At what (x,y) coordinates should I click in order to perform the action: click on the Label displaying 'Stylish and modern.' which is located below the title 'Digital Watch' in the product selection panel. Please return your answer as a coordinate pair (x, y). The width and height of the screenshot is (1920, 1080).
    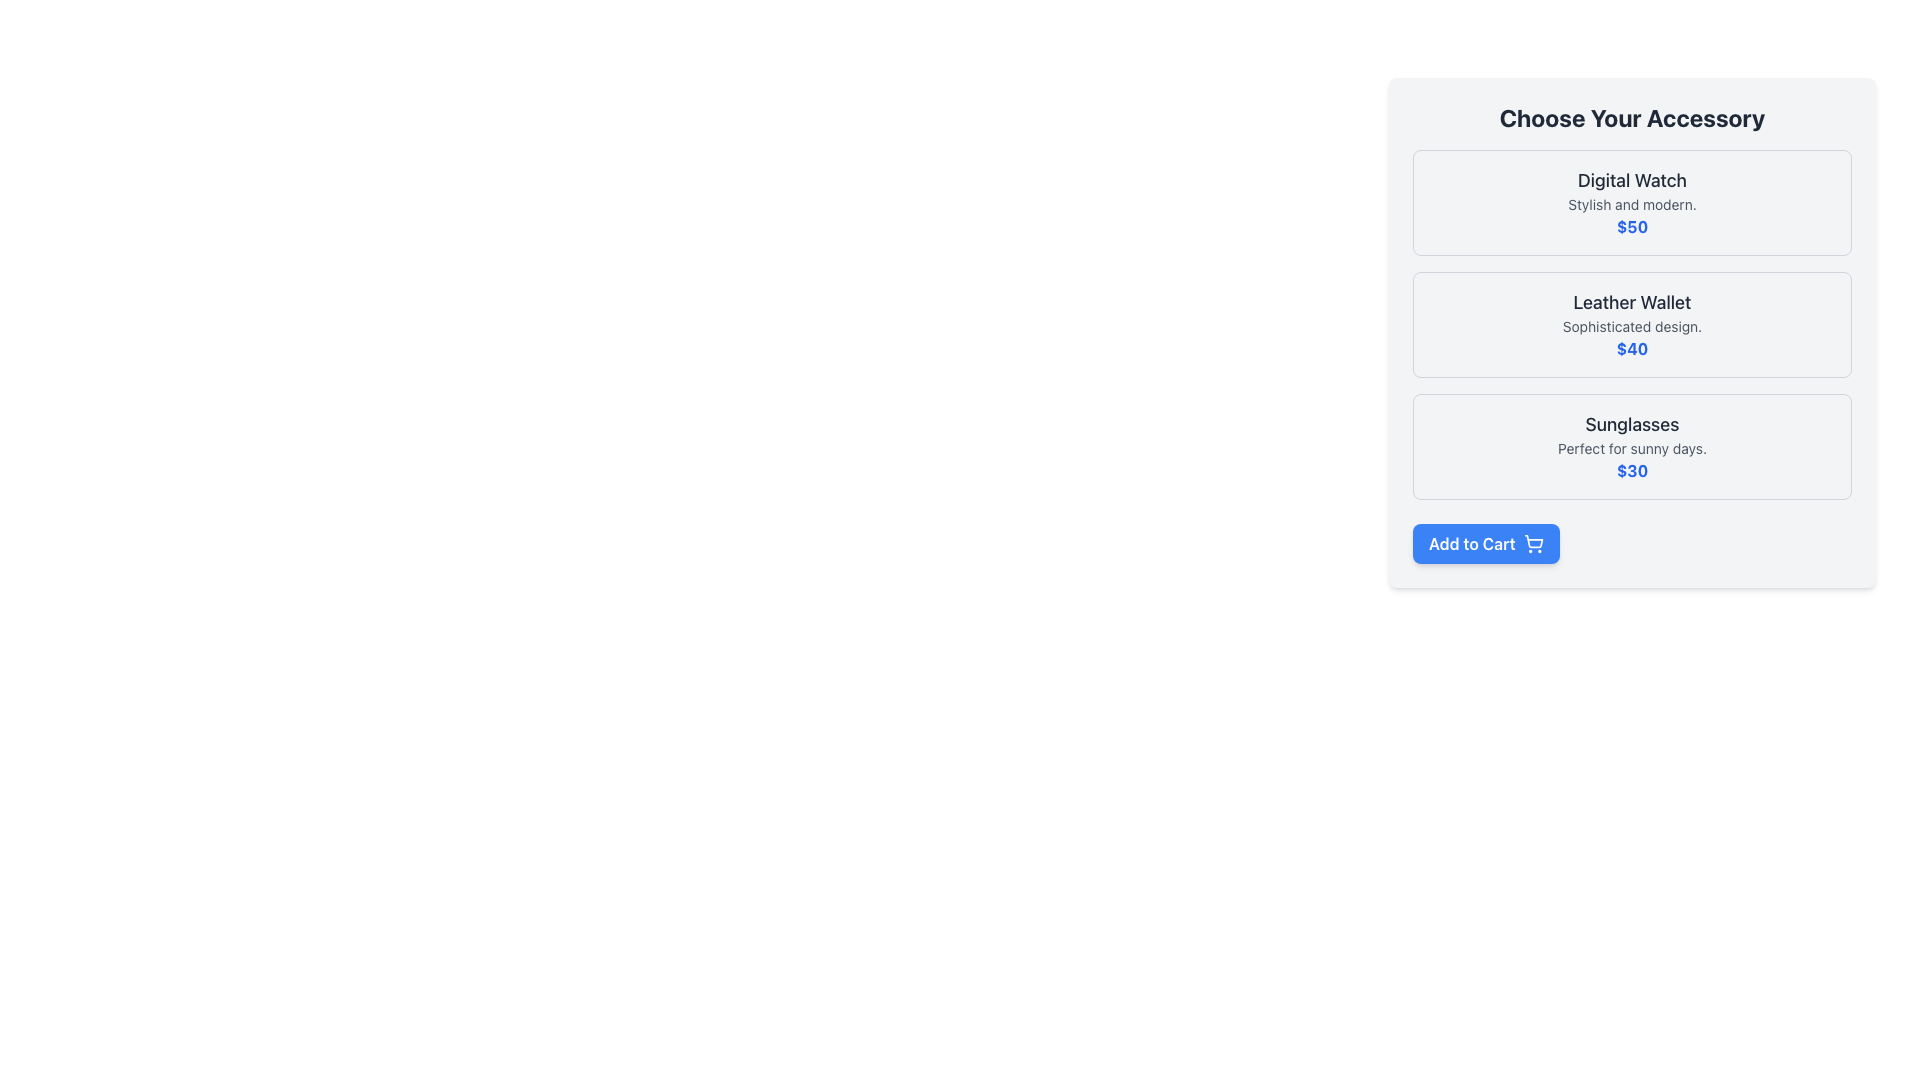
    Looking at the image, I should click on (1632, 204).